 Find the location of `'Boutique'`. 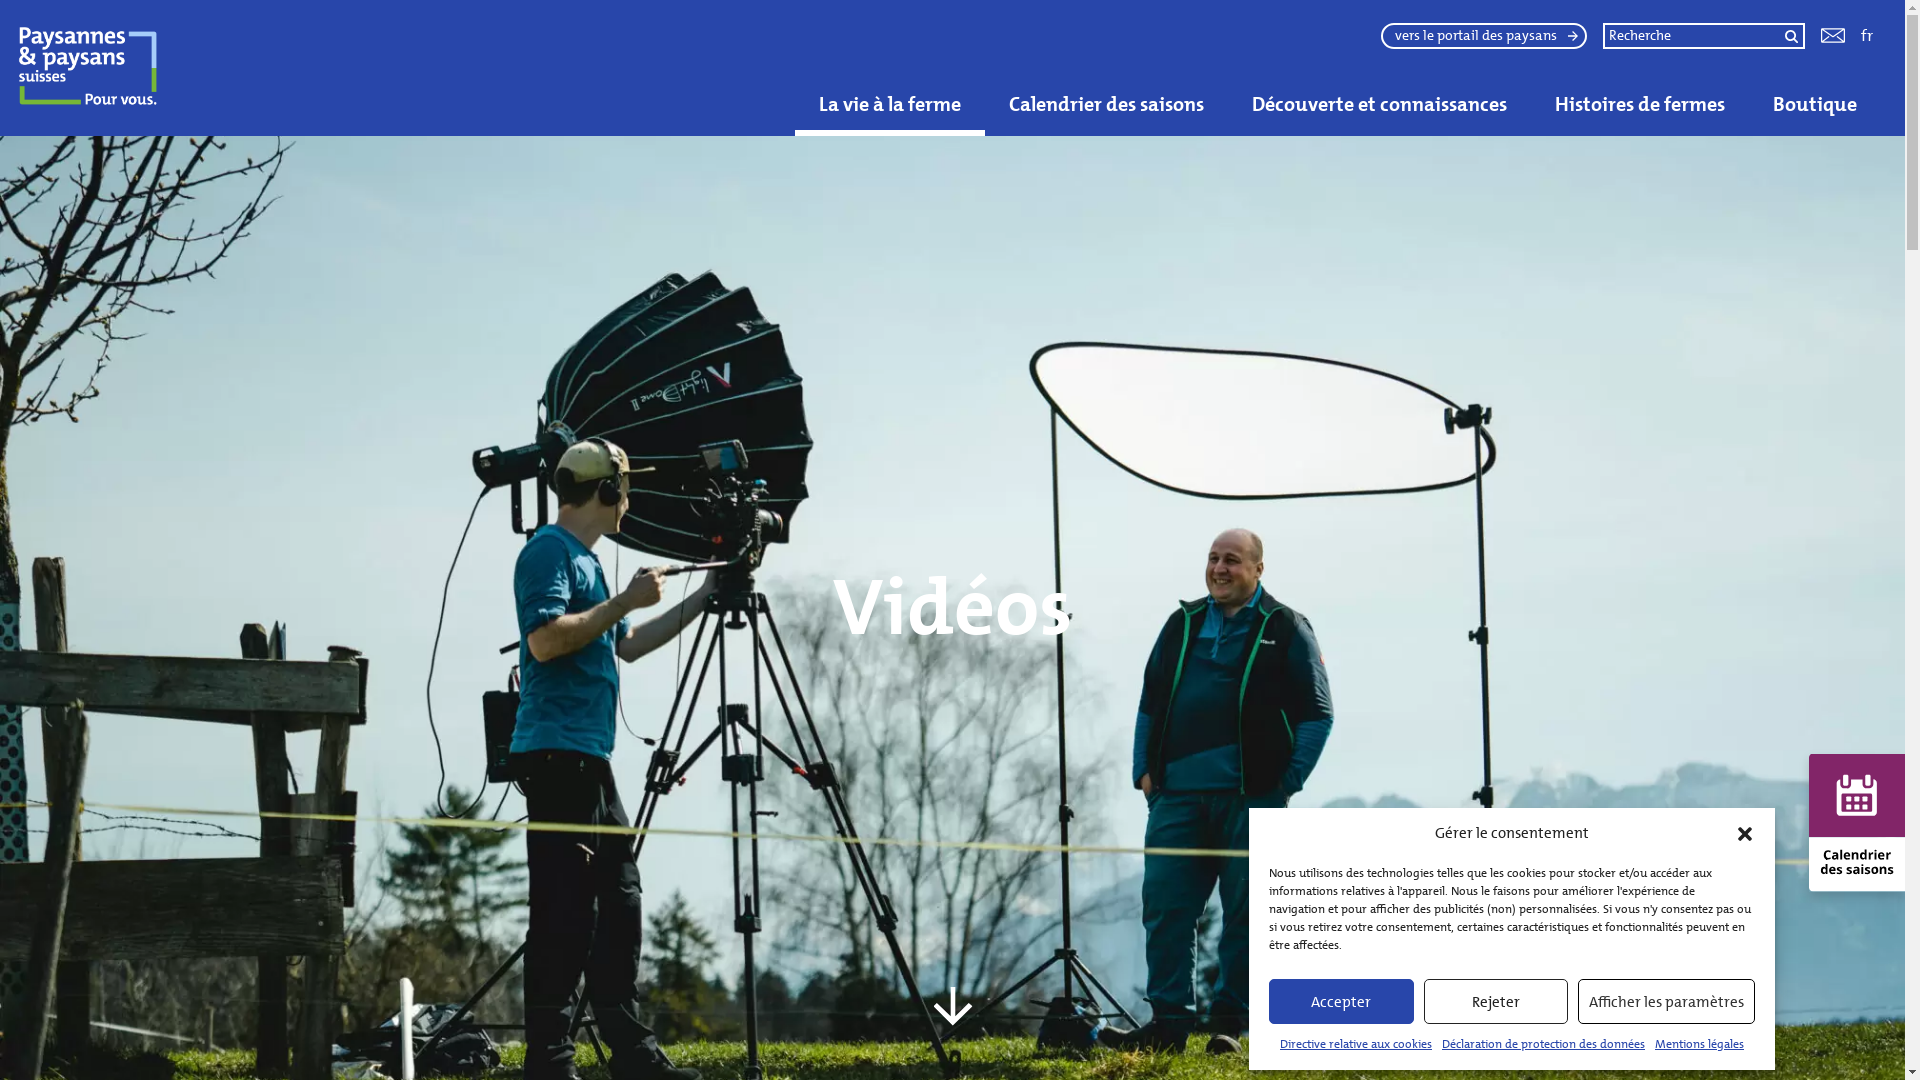

'Boutique' is located at coordinates (1814, 104).